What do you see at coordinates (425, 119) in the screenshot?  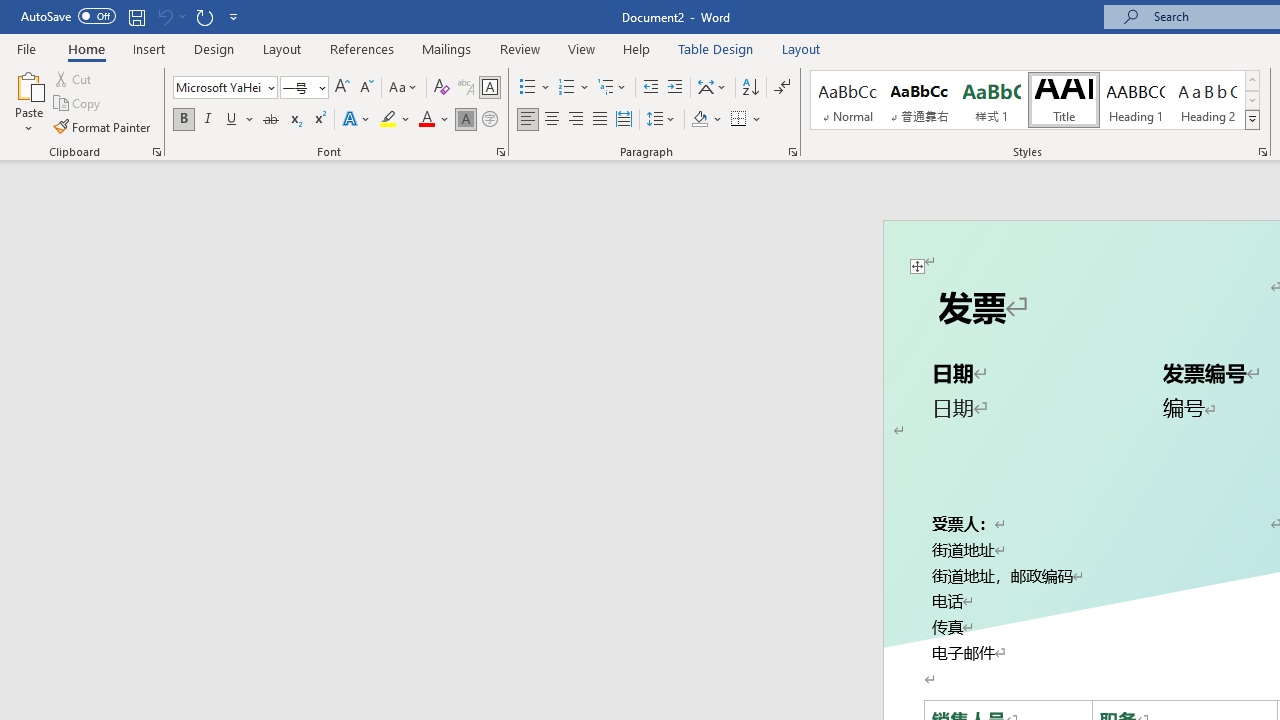 I see `'Font Color RGB(255, 0, 0)'` at bounding box center [425, 119].